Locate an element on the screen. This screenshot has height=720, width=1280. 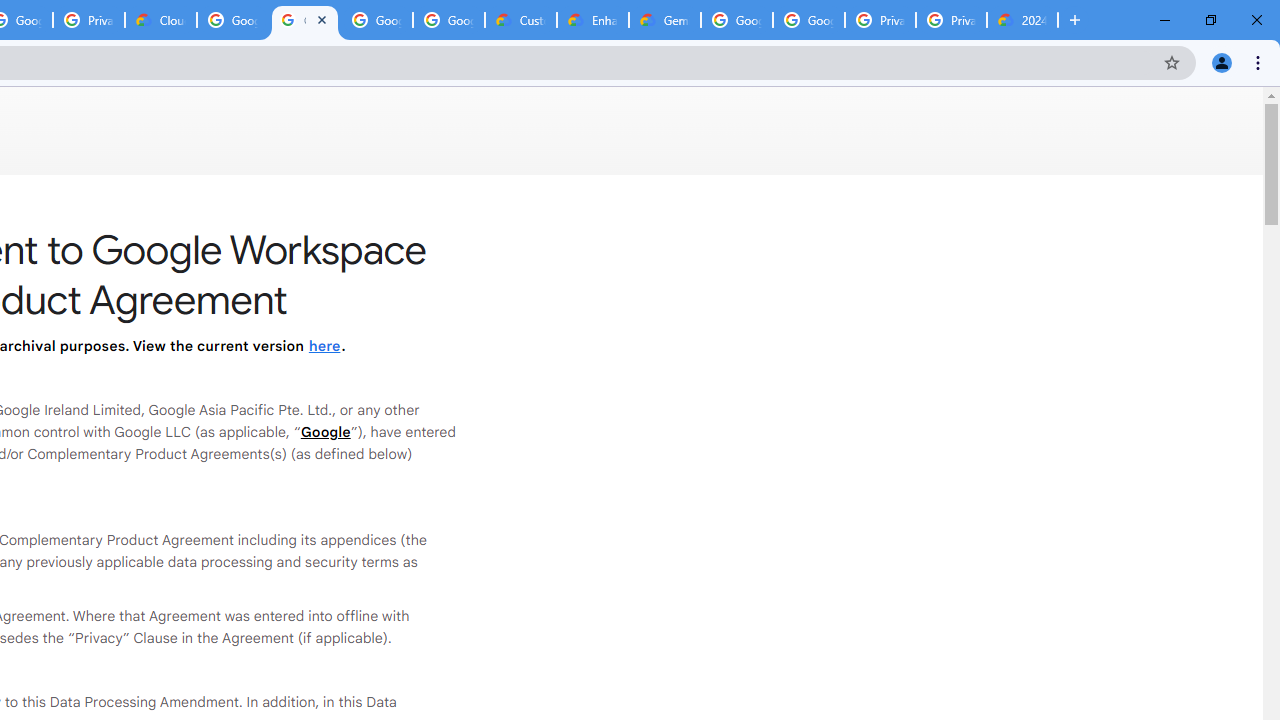
'here' is located at coordinates (324, 344).